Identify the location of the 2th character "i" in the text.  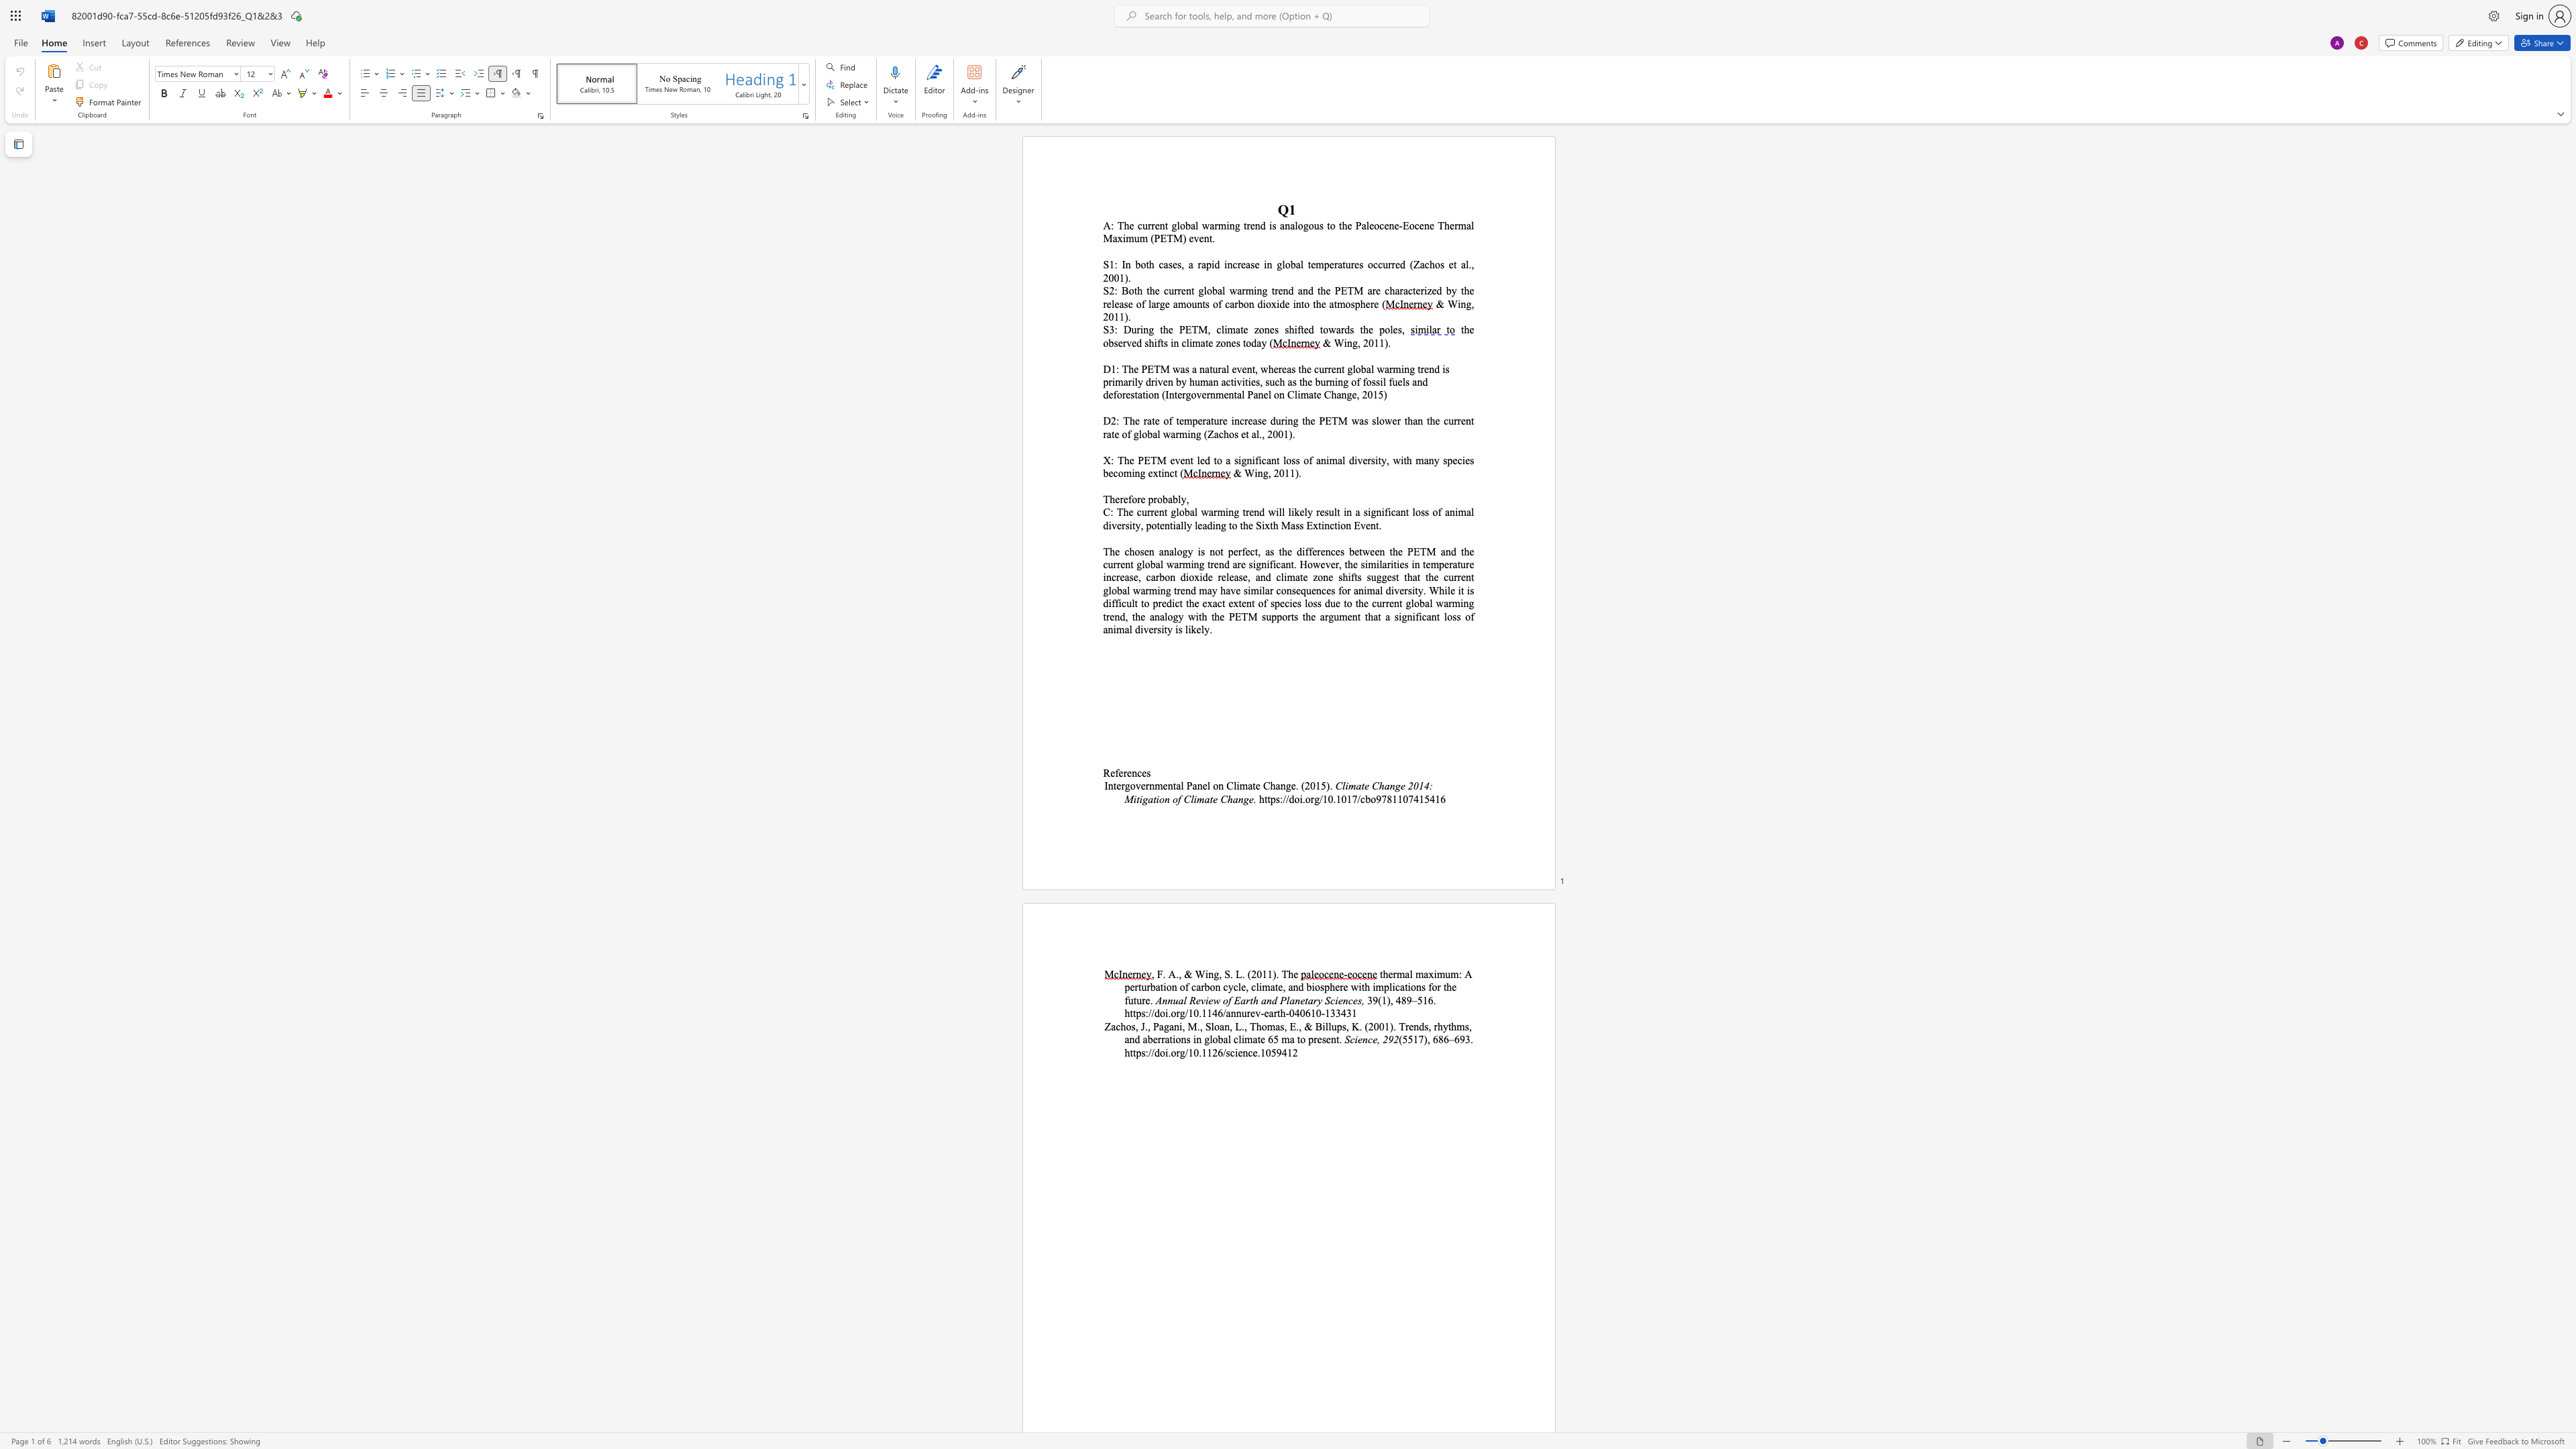
(1303, 550).